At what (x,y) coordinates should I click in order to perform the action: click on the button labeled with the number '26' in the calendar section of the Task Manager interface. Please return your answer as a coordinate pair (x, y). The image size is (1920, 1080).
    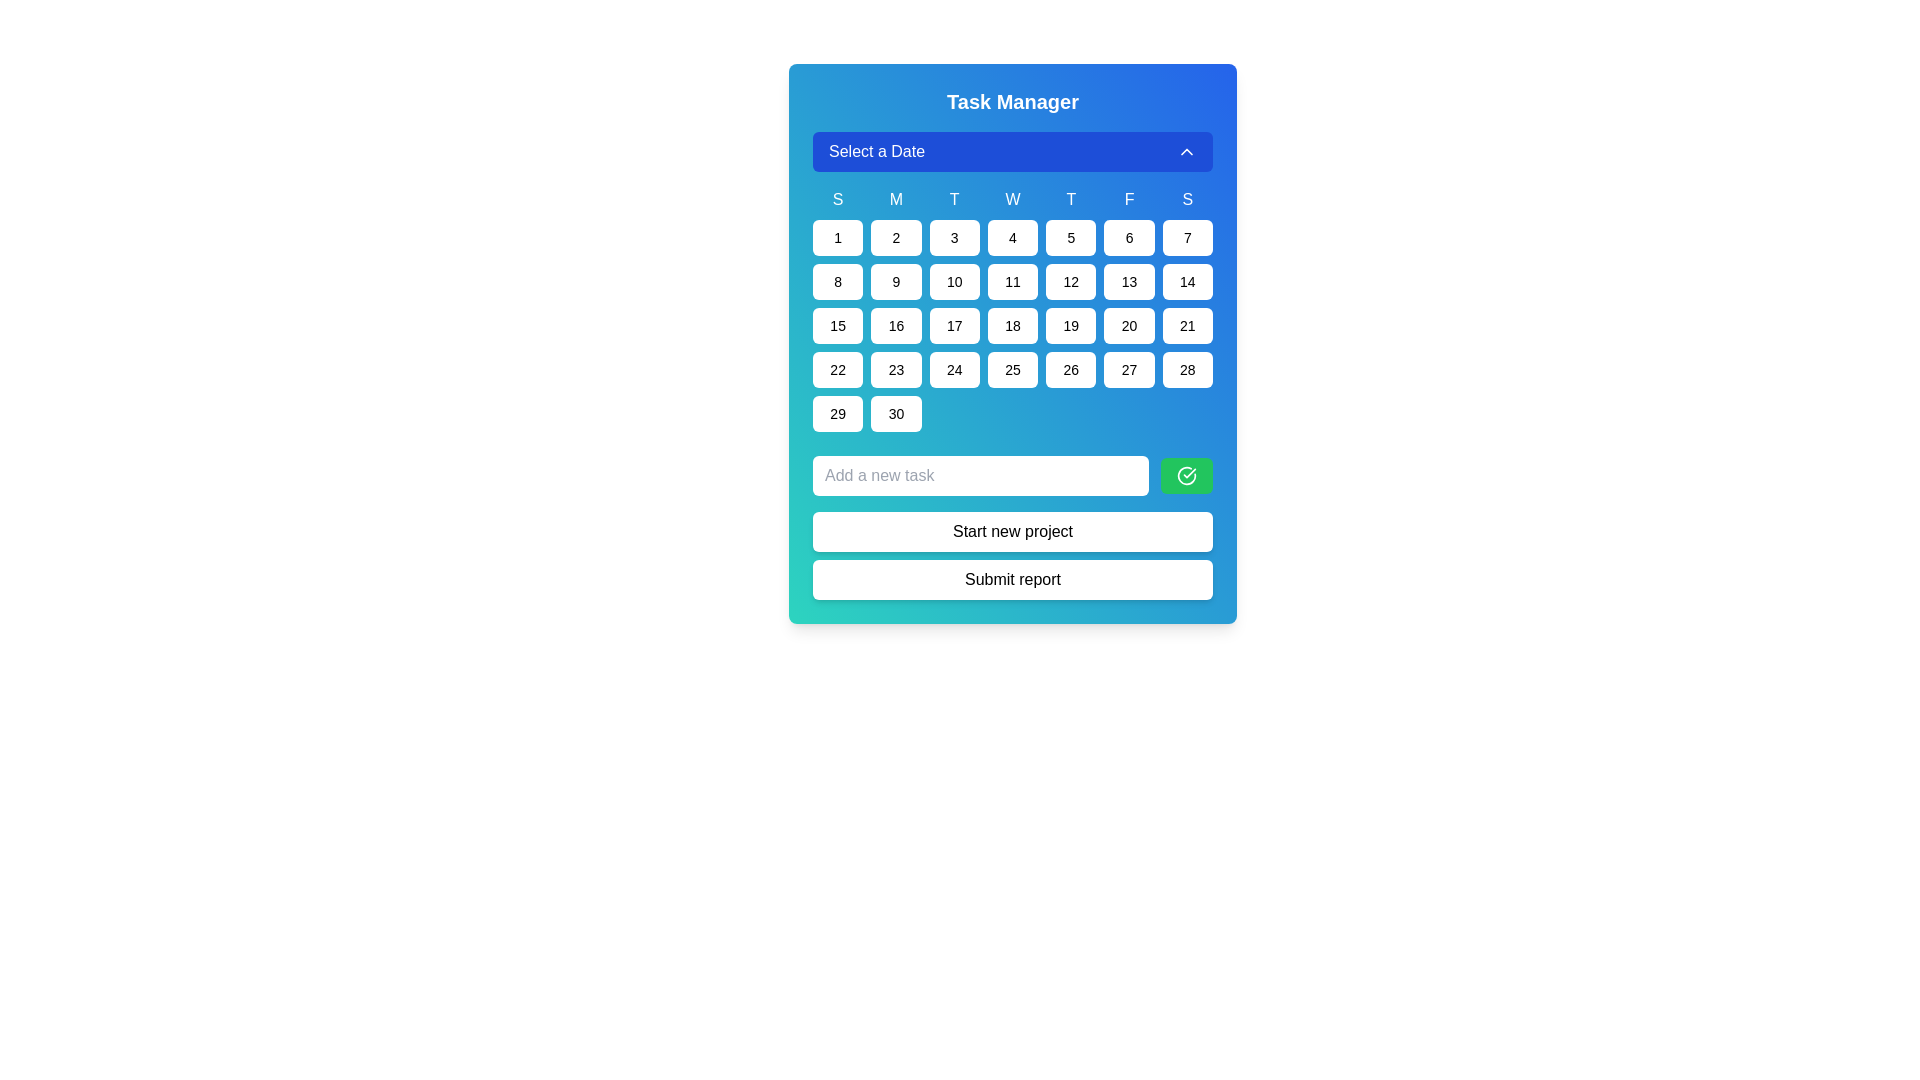
    Looking at the image, I should click on (1070, 370).